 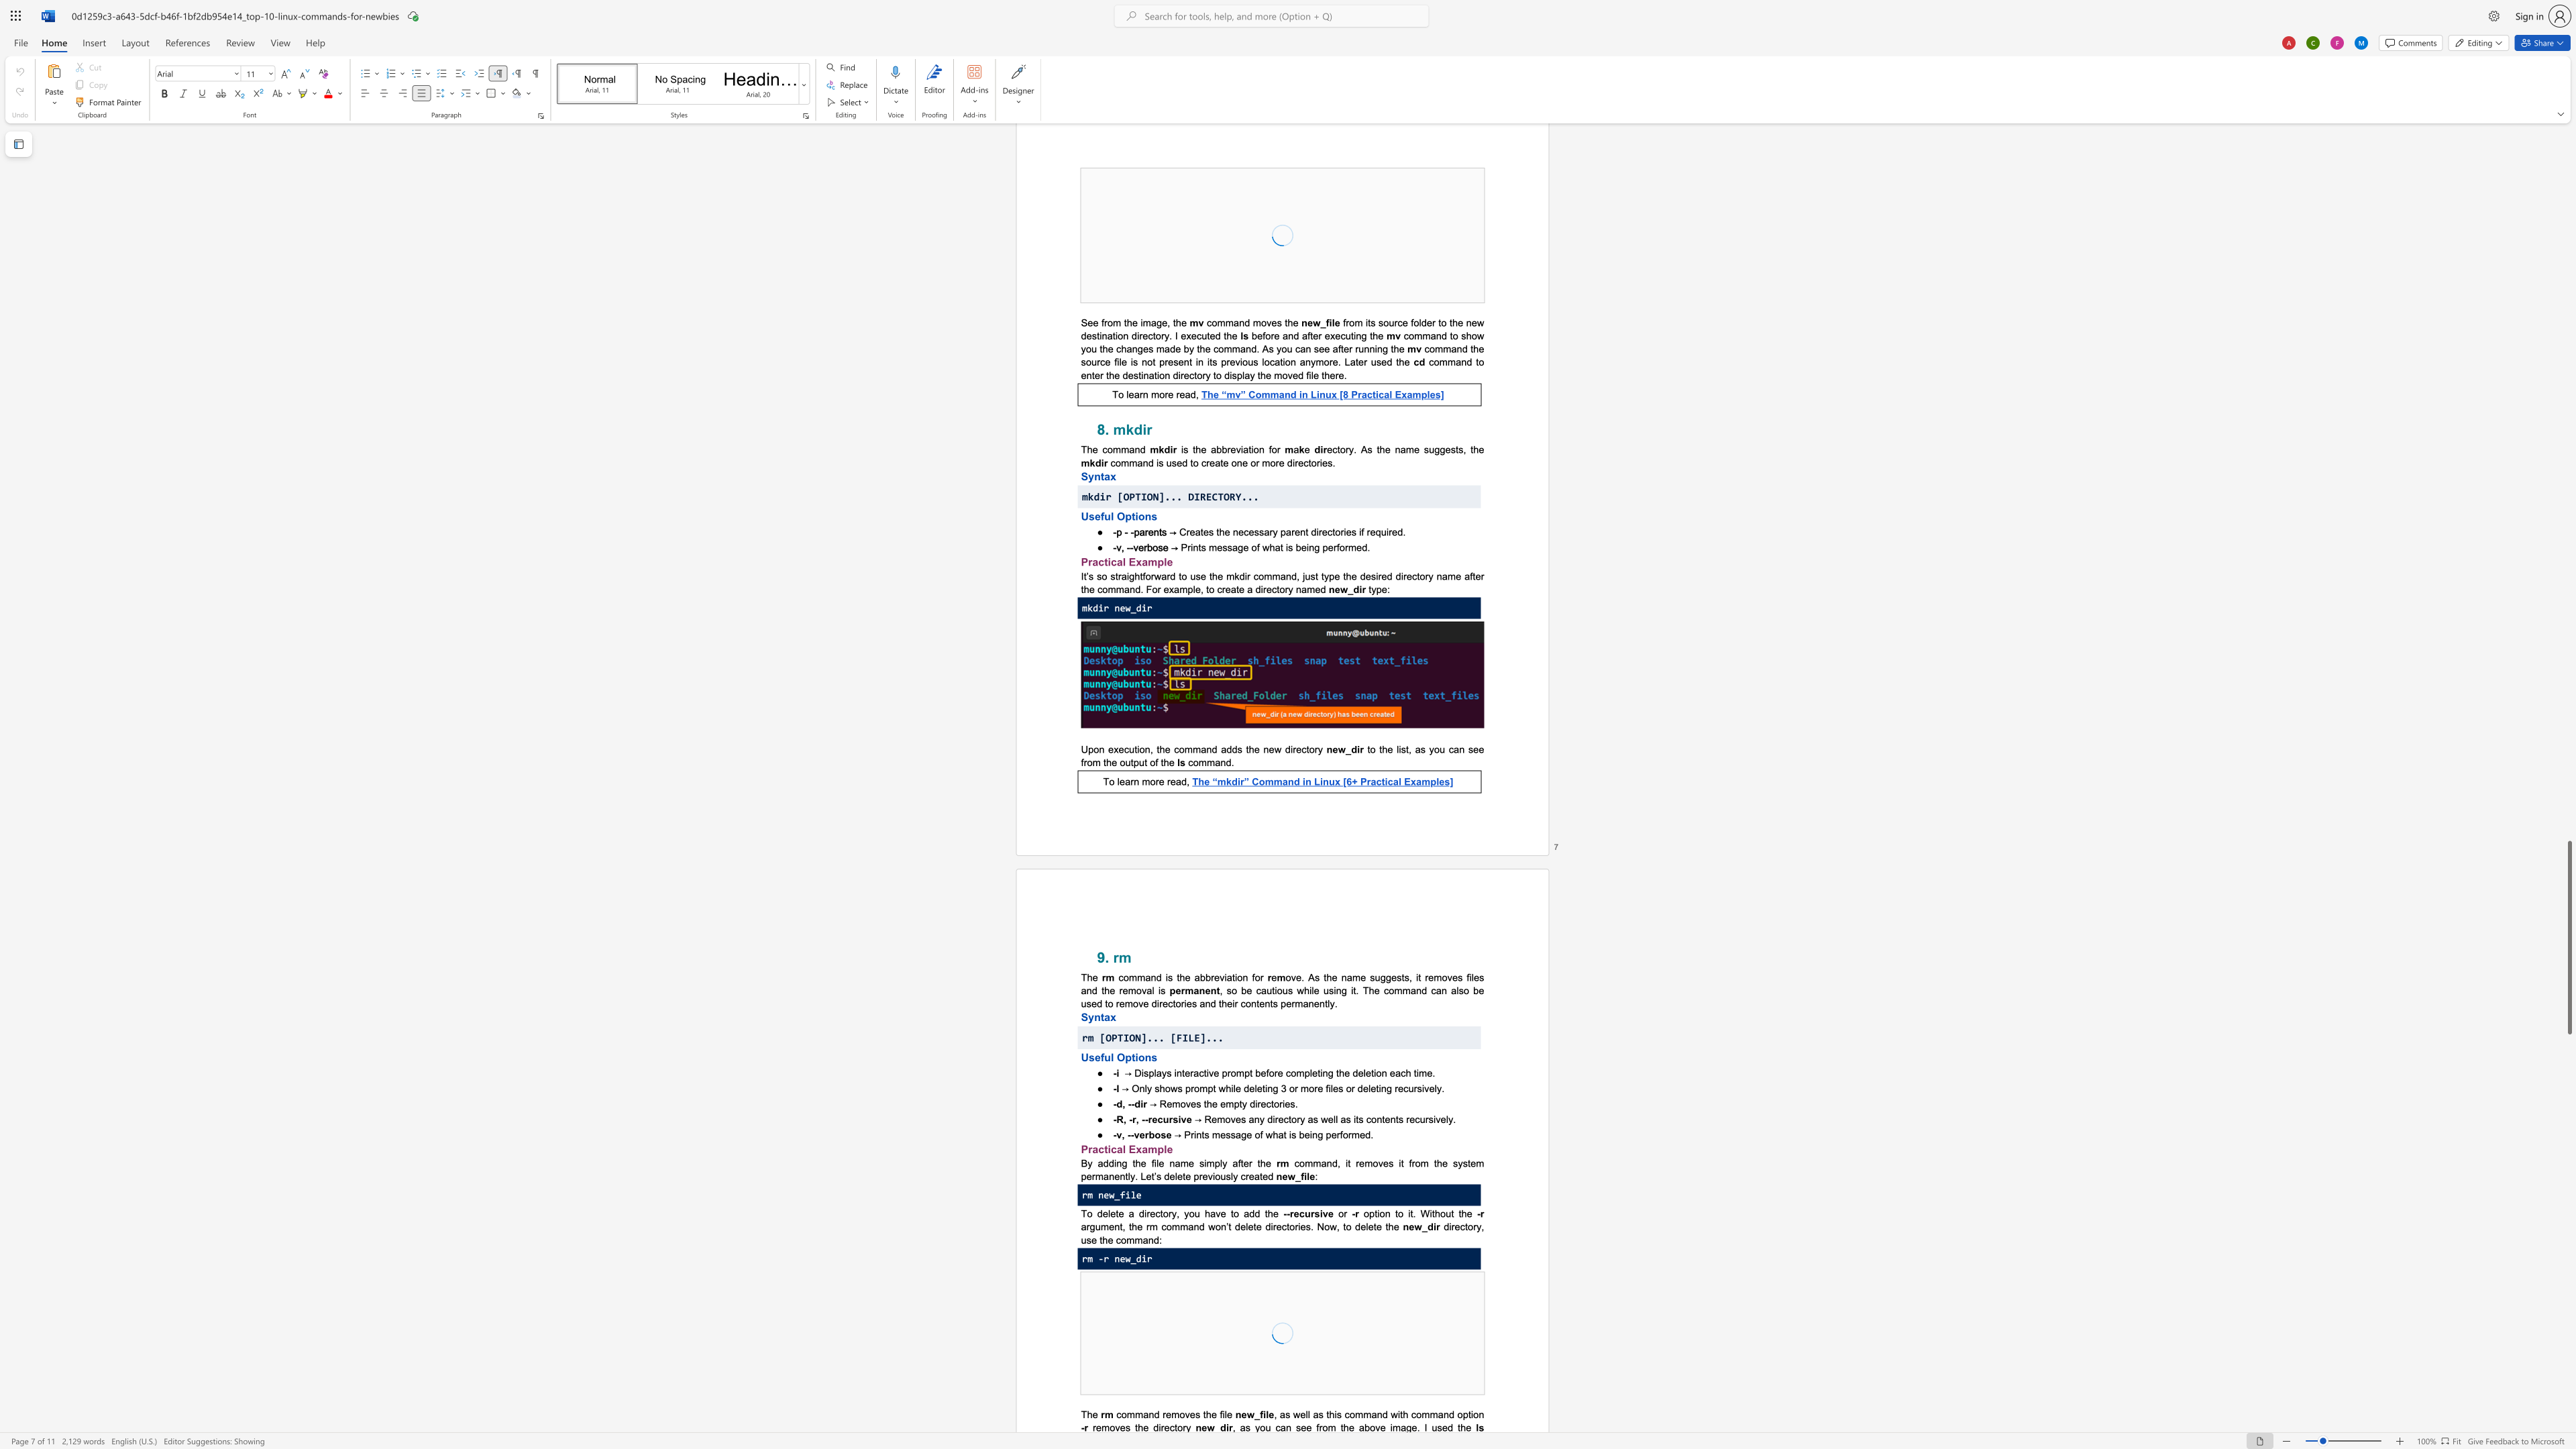 What do you see at coordinates (2568, 737) in the screenshot?
I see `the scrollbar on the side` at bounding box center [2568, 737].